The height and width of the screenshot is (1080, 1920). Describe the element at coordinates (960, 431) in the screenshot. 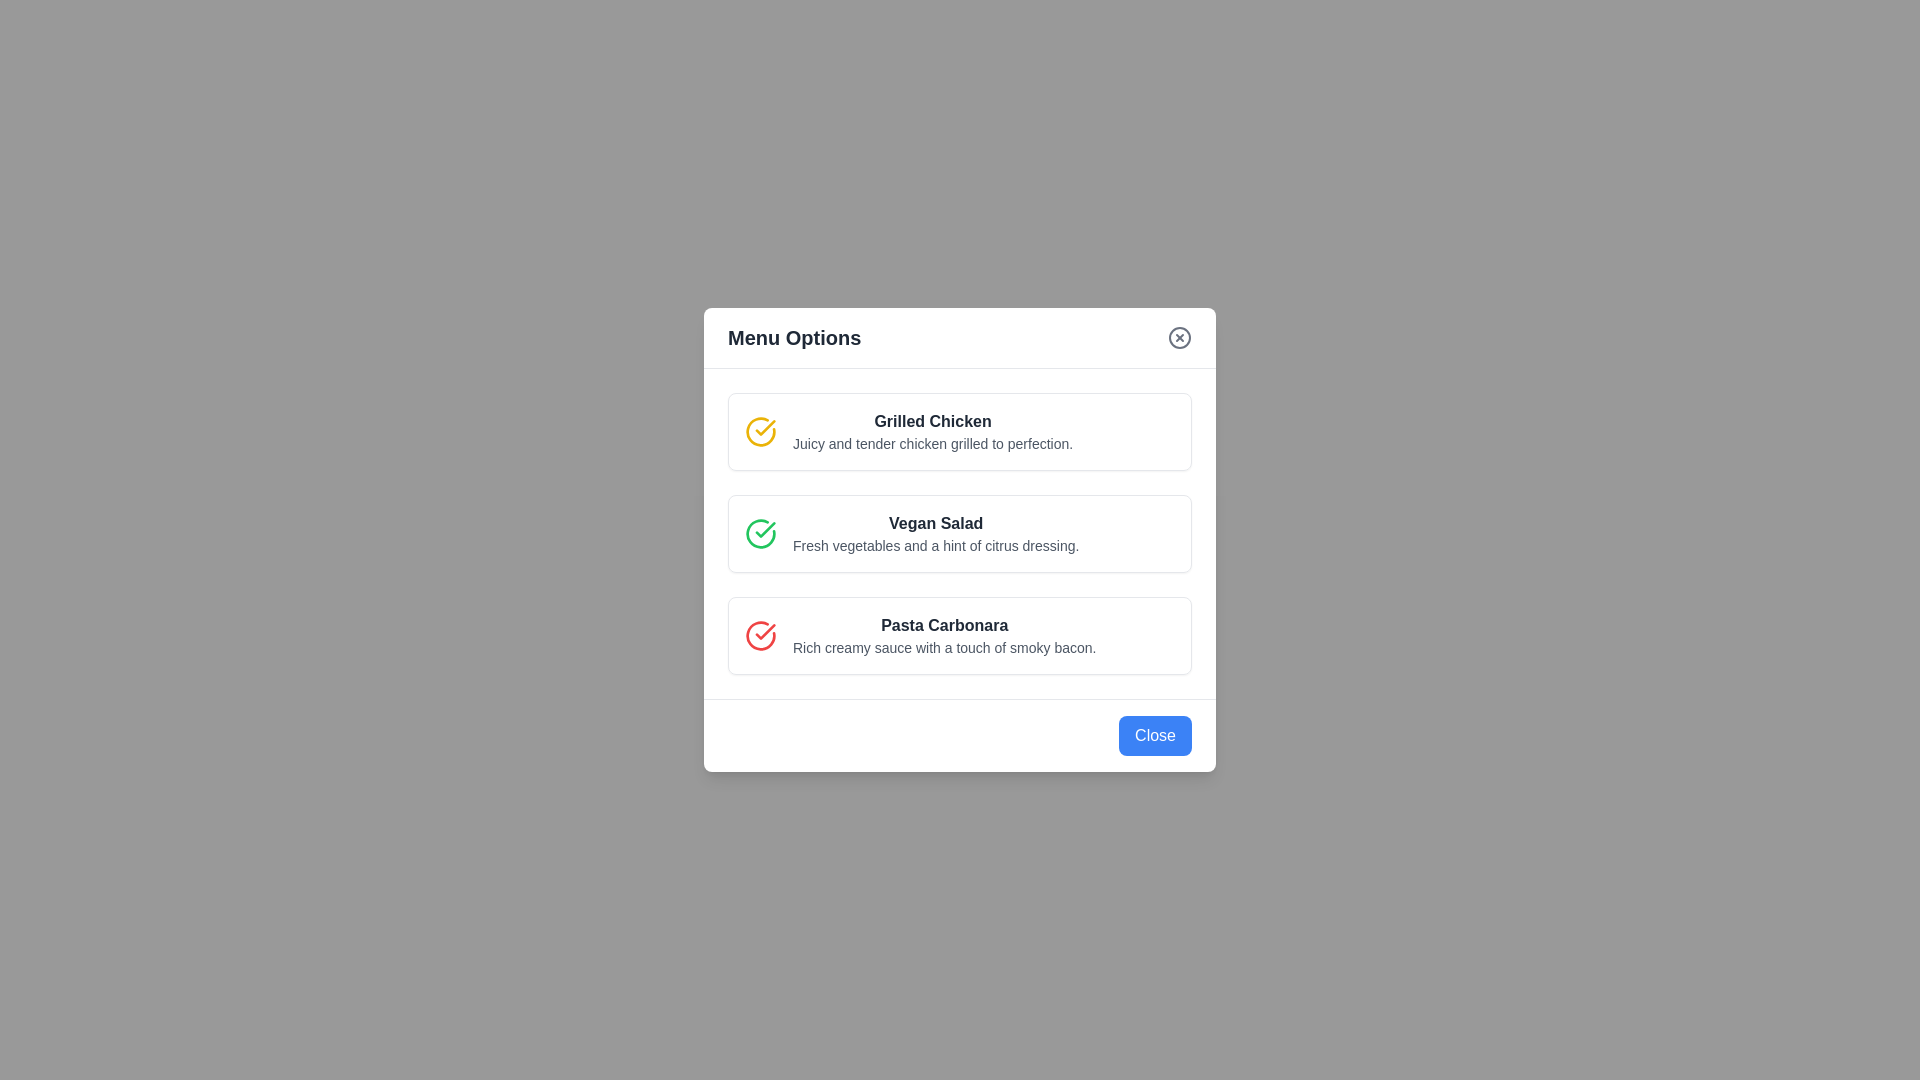

I see `the menu item Grilled Chicken to select it` at that location.